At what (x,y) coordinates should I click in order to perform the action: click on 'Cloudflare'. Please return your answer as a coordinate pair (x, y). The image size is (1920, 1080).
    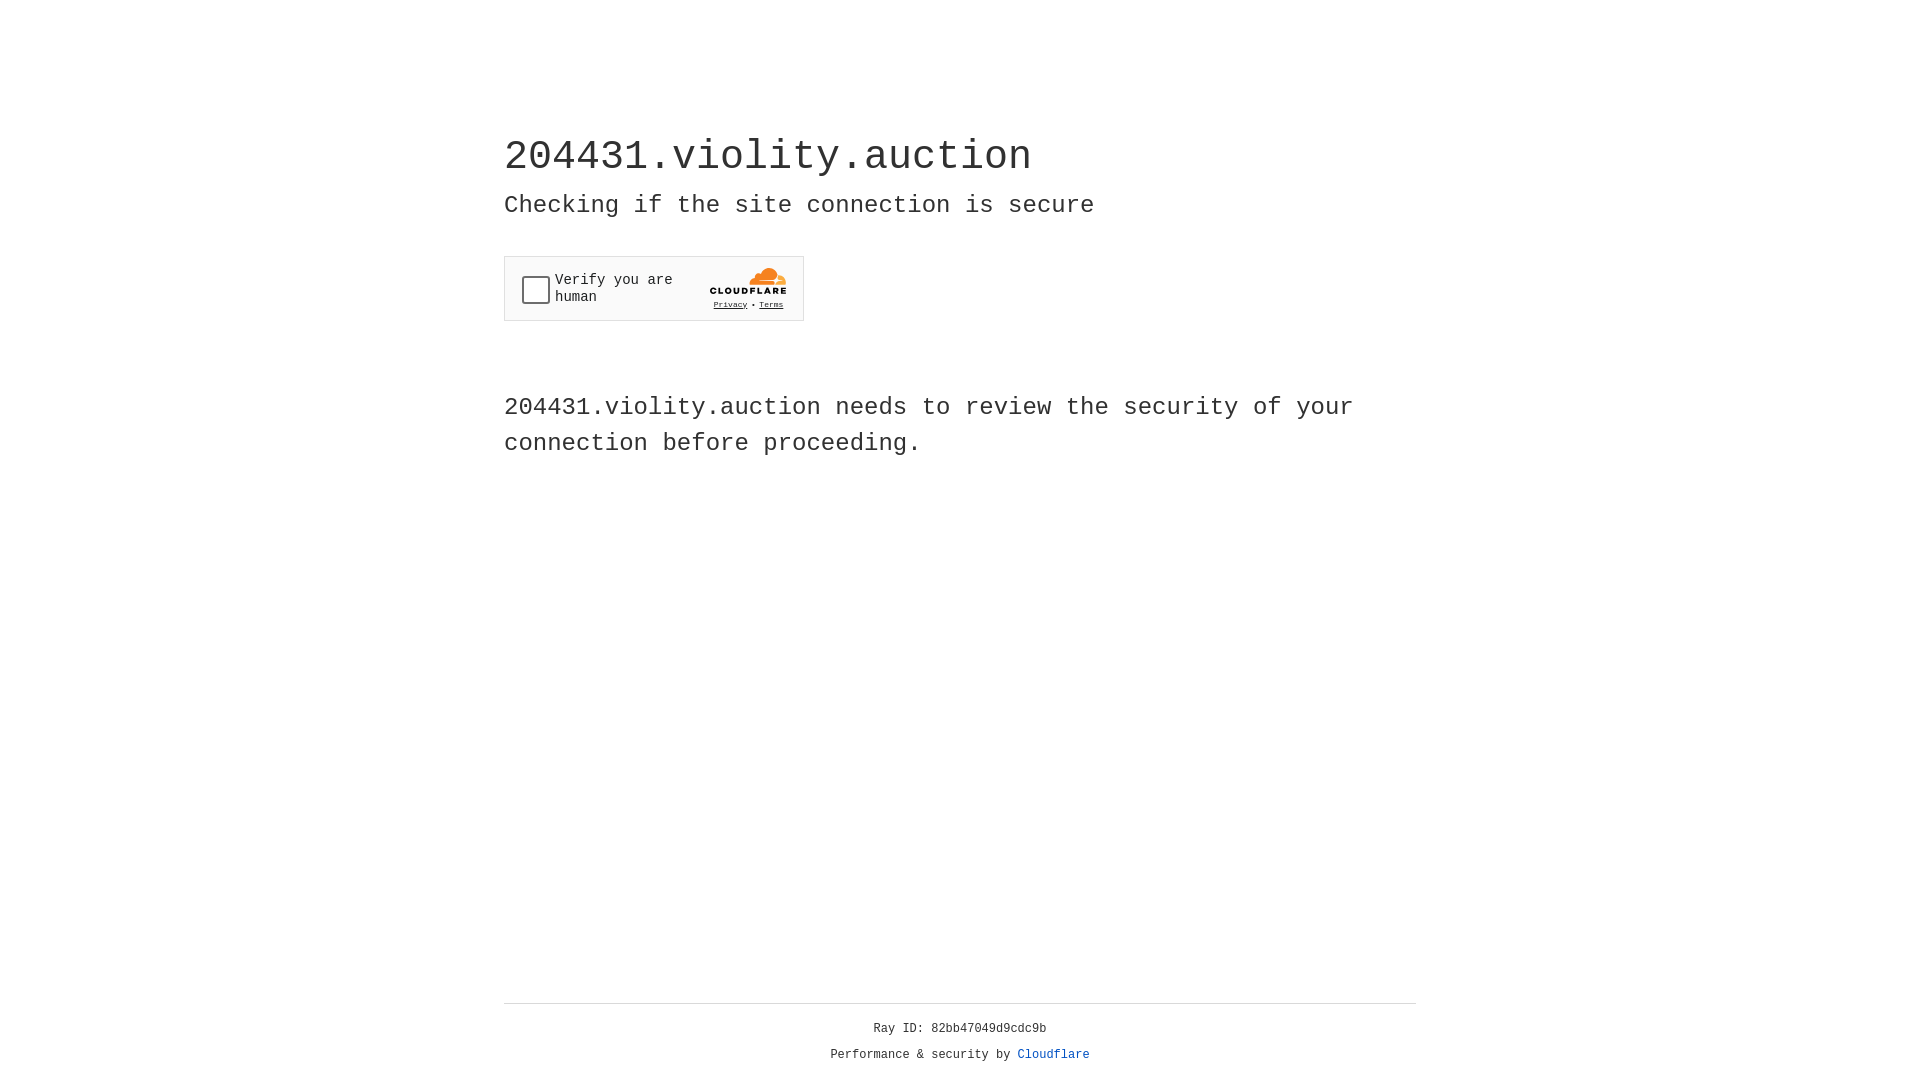
    Looking at the image, I should click on (1053, 1054).